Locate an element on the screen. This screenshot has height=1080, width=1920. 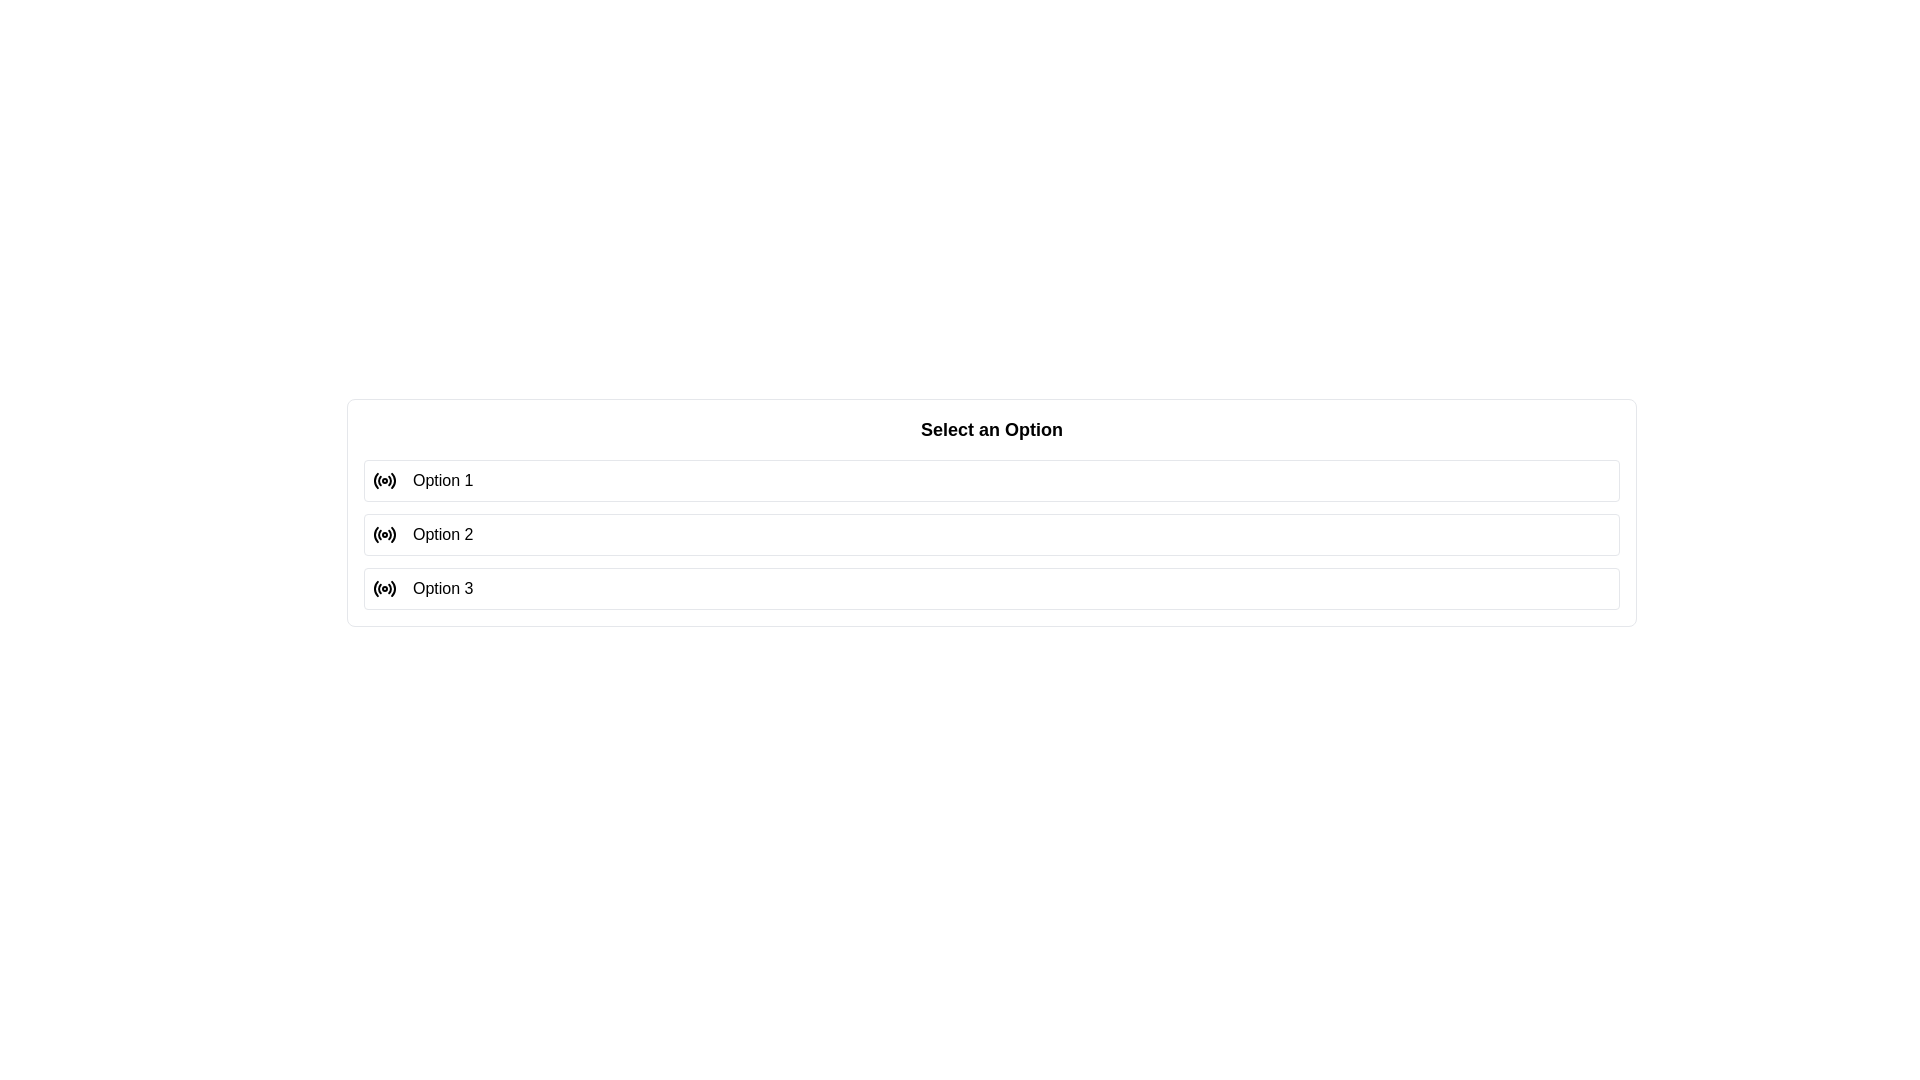
the selectable list option labeled 'Option 3' to observe any hover effects is located at coordinates (442, 588).